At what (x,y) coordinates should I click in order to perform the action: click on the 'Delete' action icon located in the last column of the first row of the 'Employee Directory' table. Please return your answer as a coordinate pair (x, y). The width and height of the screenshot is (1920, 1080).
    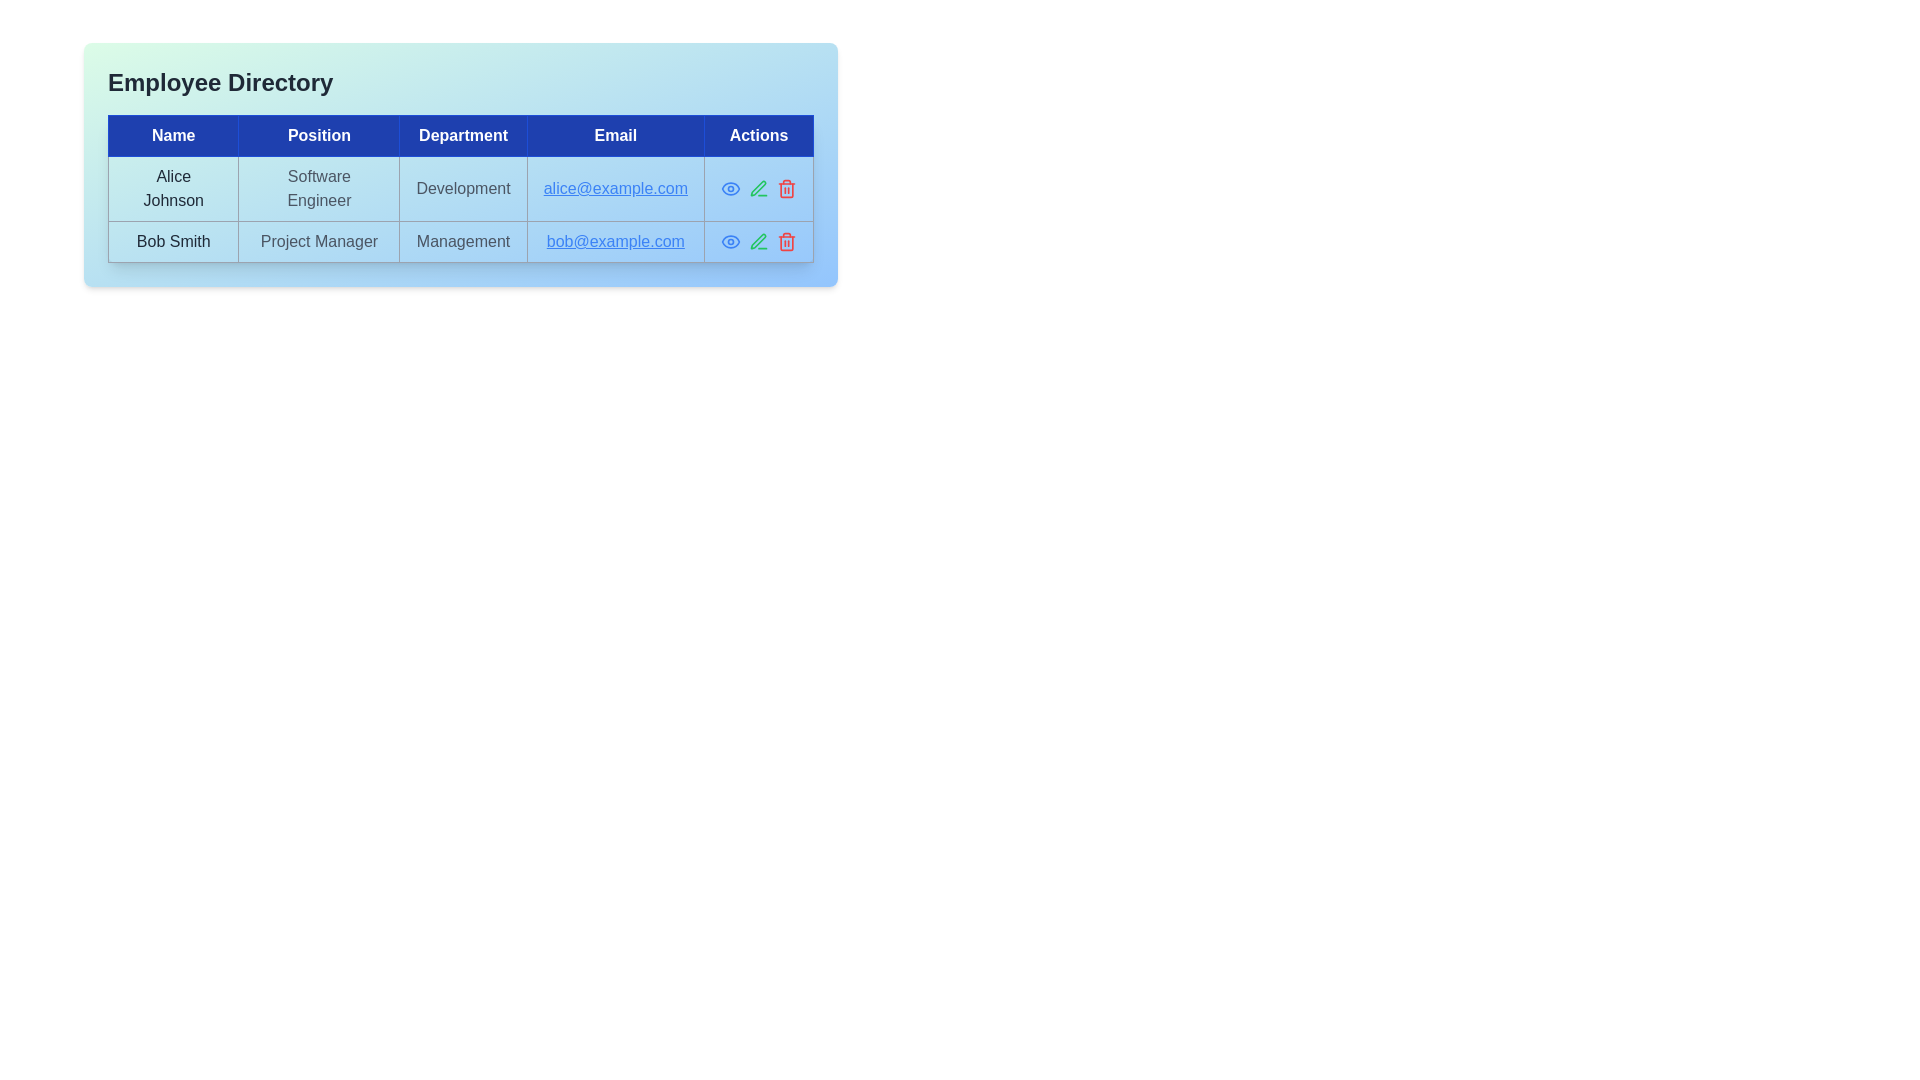
    Looking at the image, I should click on (786, 189).